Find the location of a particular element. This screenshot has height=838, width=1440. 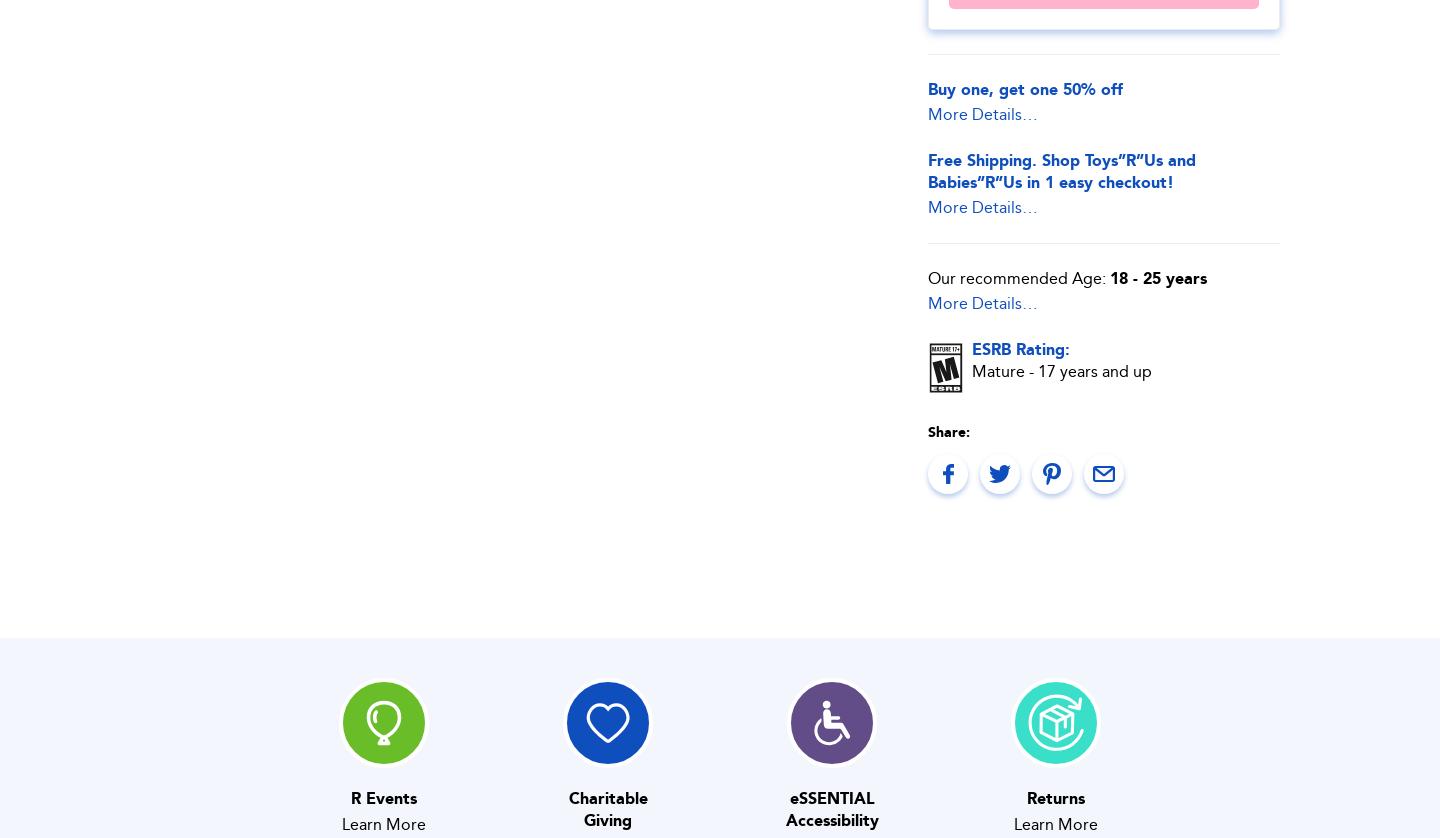

'Giving' is located at coordinates (606, 819).